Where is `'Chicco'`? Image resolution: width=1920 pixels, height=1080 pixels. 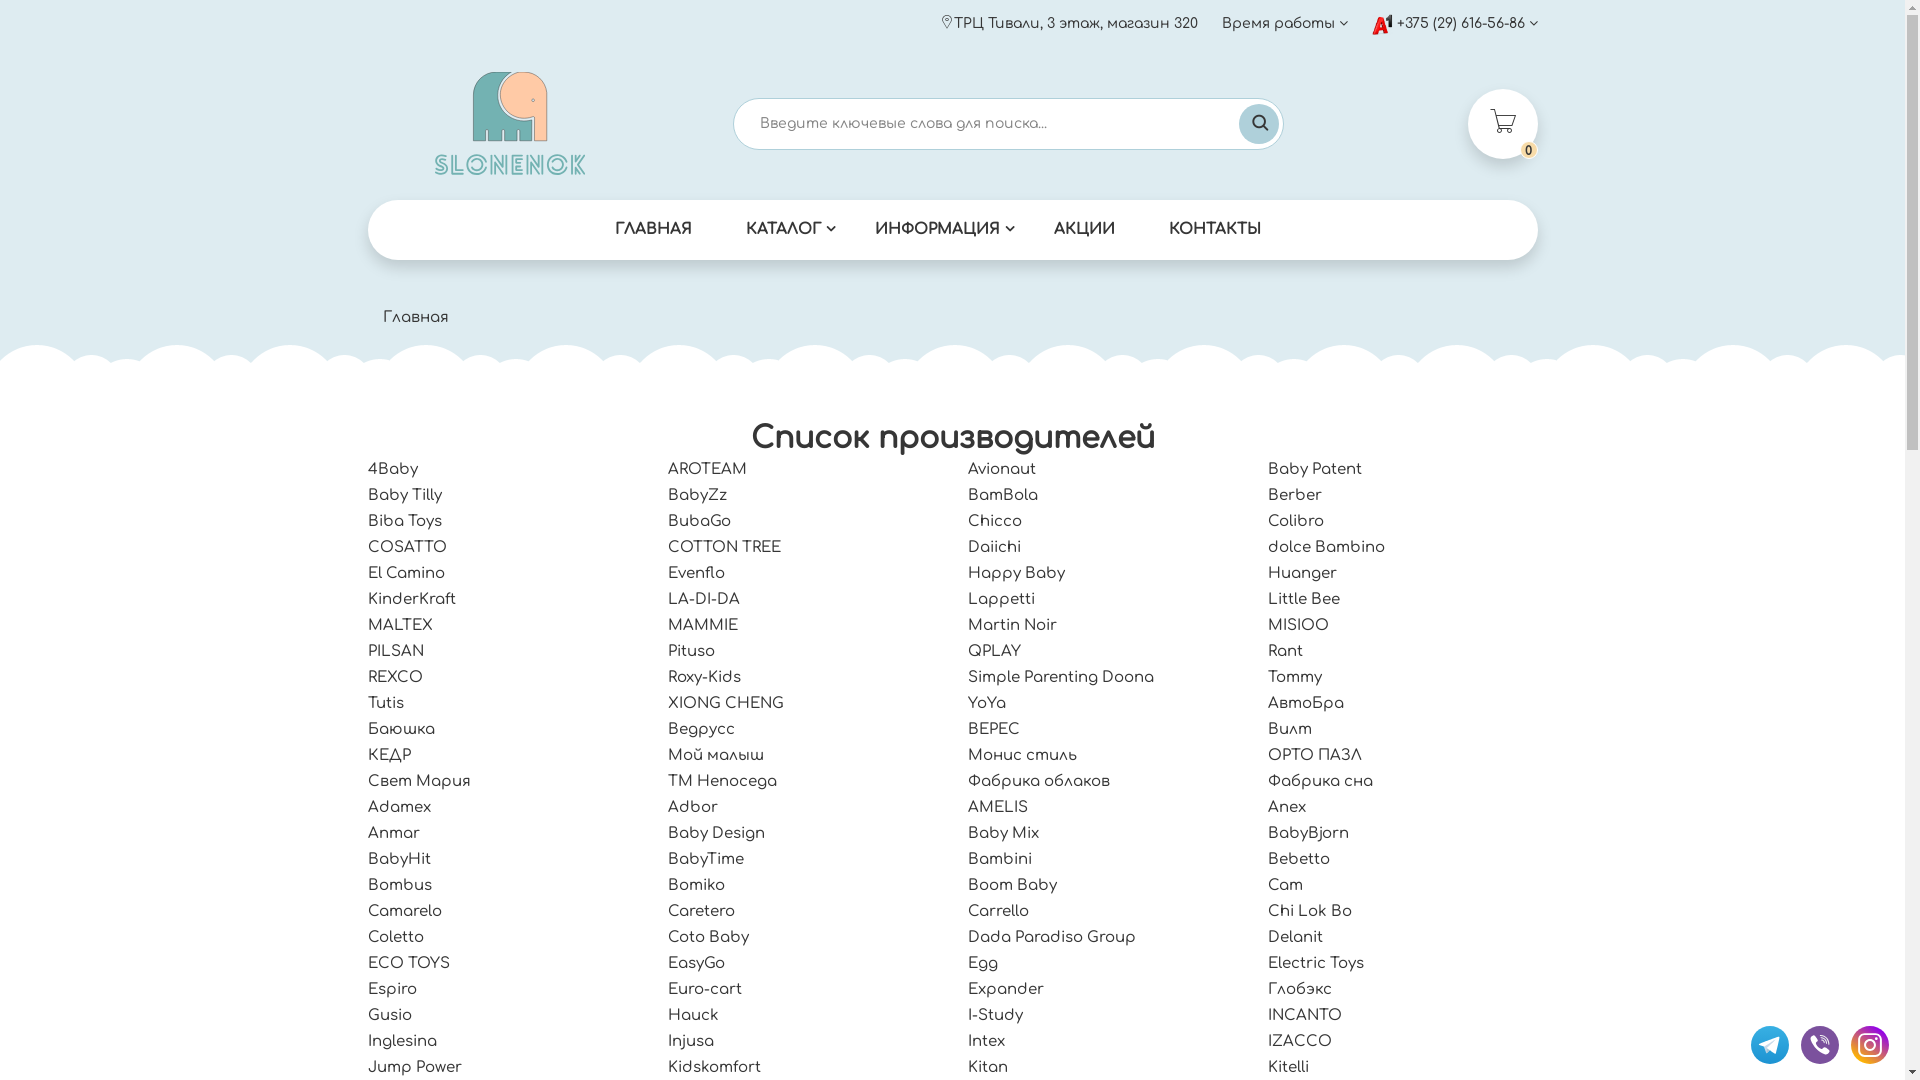
'Chicco' is located at coordinates (994, 520).